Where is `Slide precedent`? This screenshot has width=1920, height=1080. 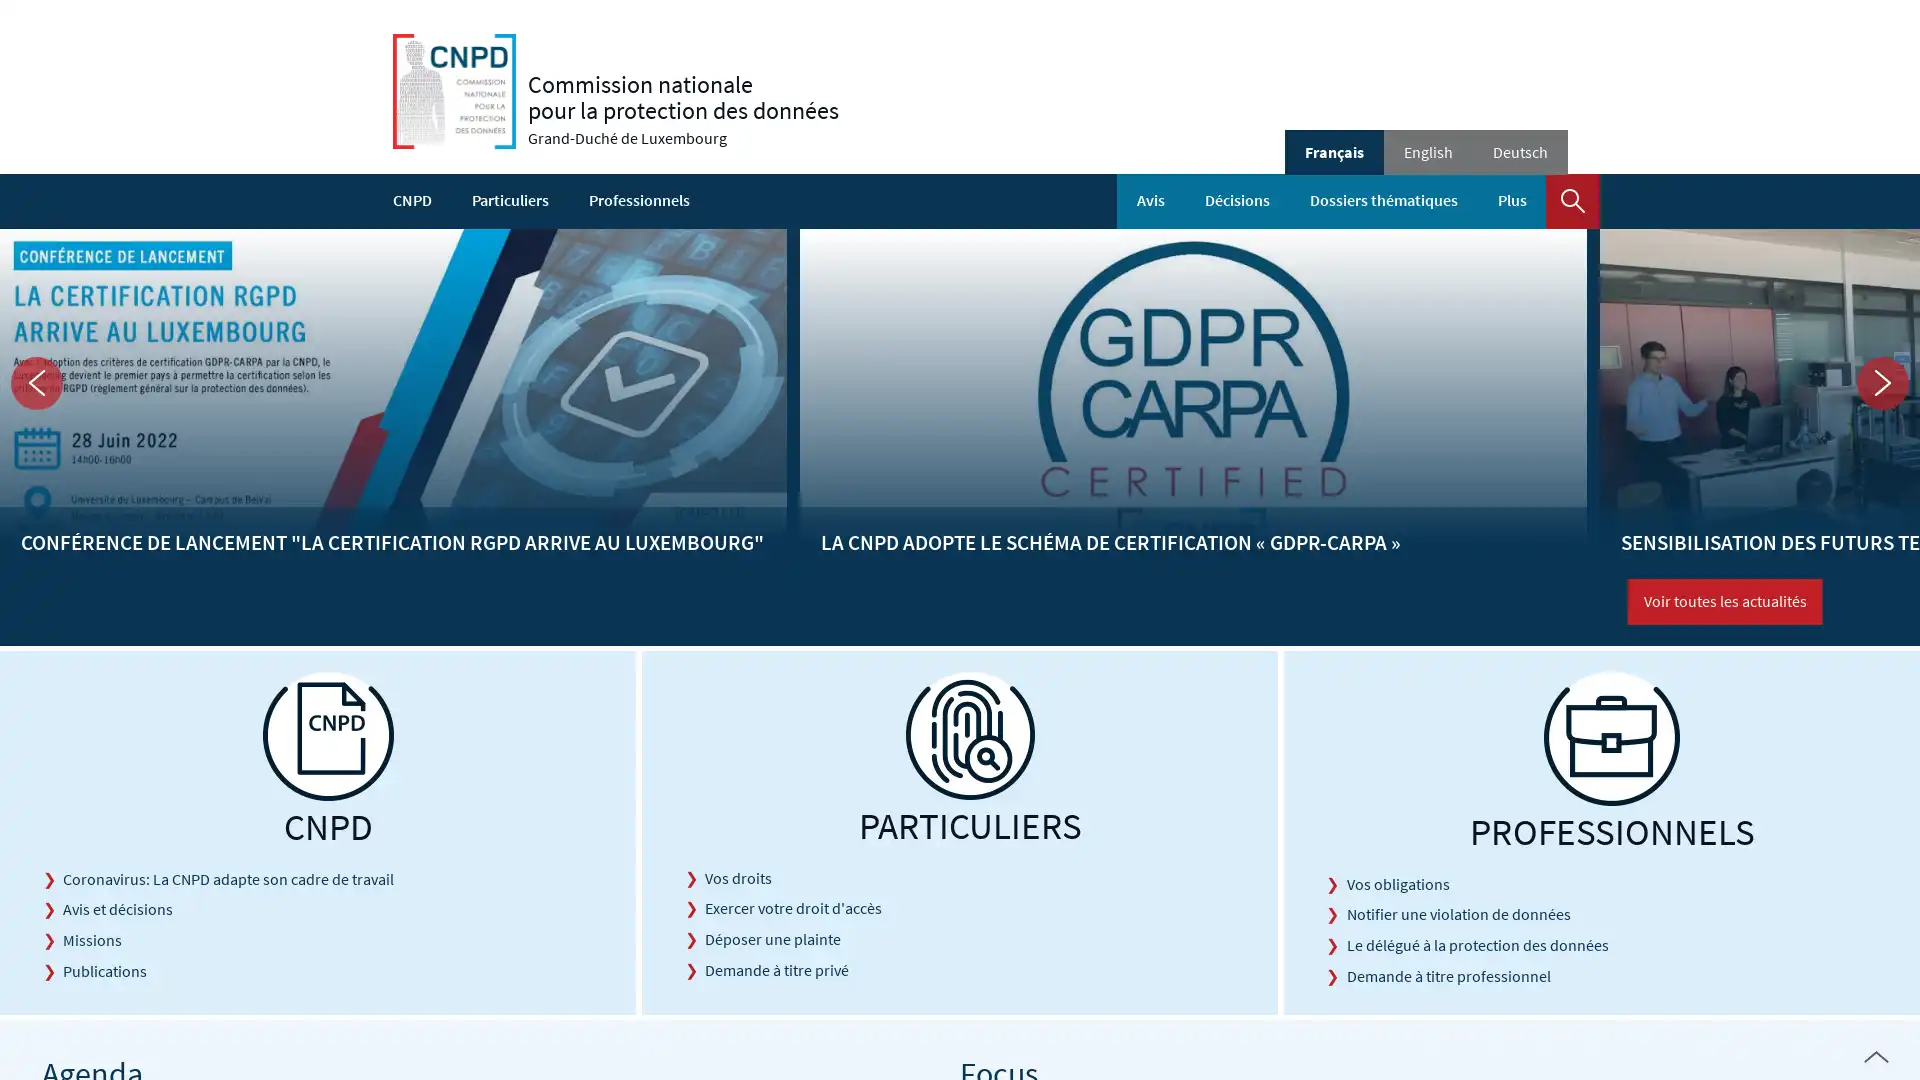 Slide precedent is located at coordinates (36, 382).